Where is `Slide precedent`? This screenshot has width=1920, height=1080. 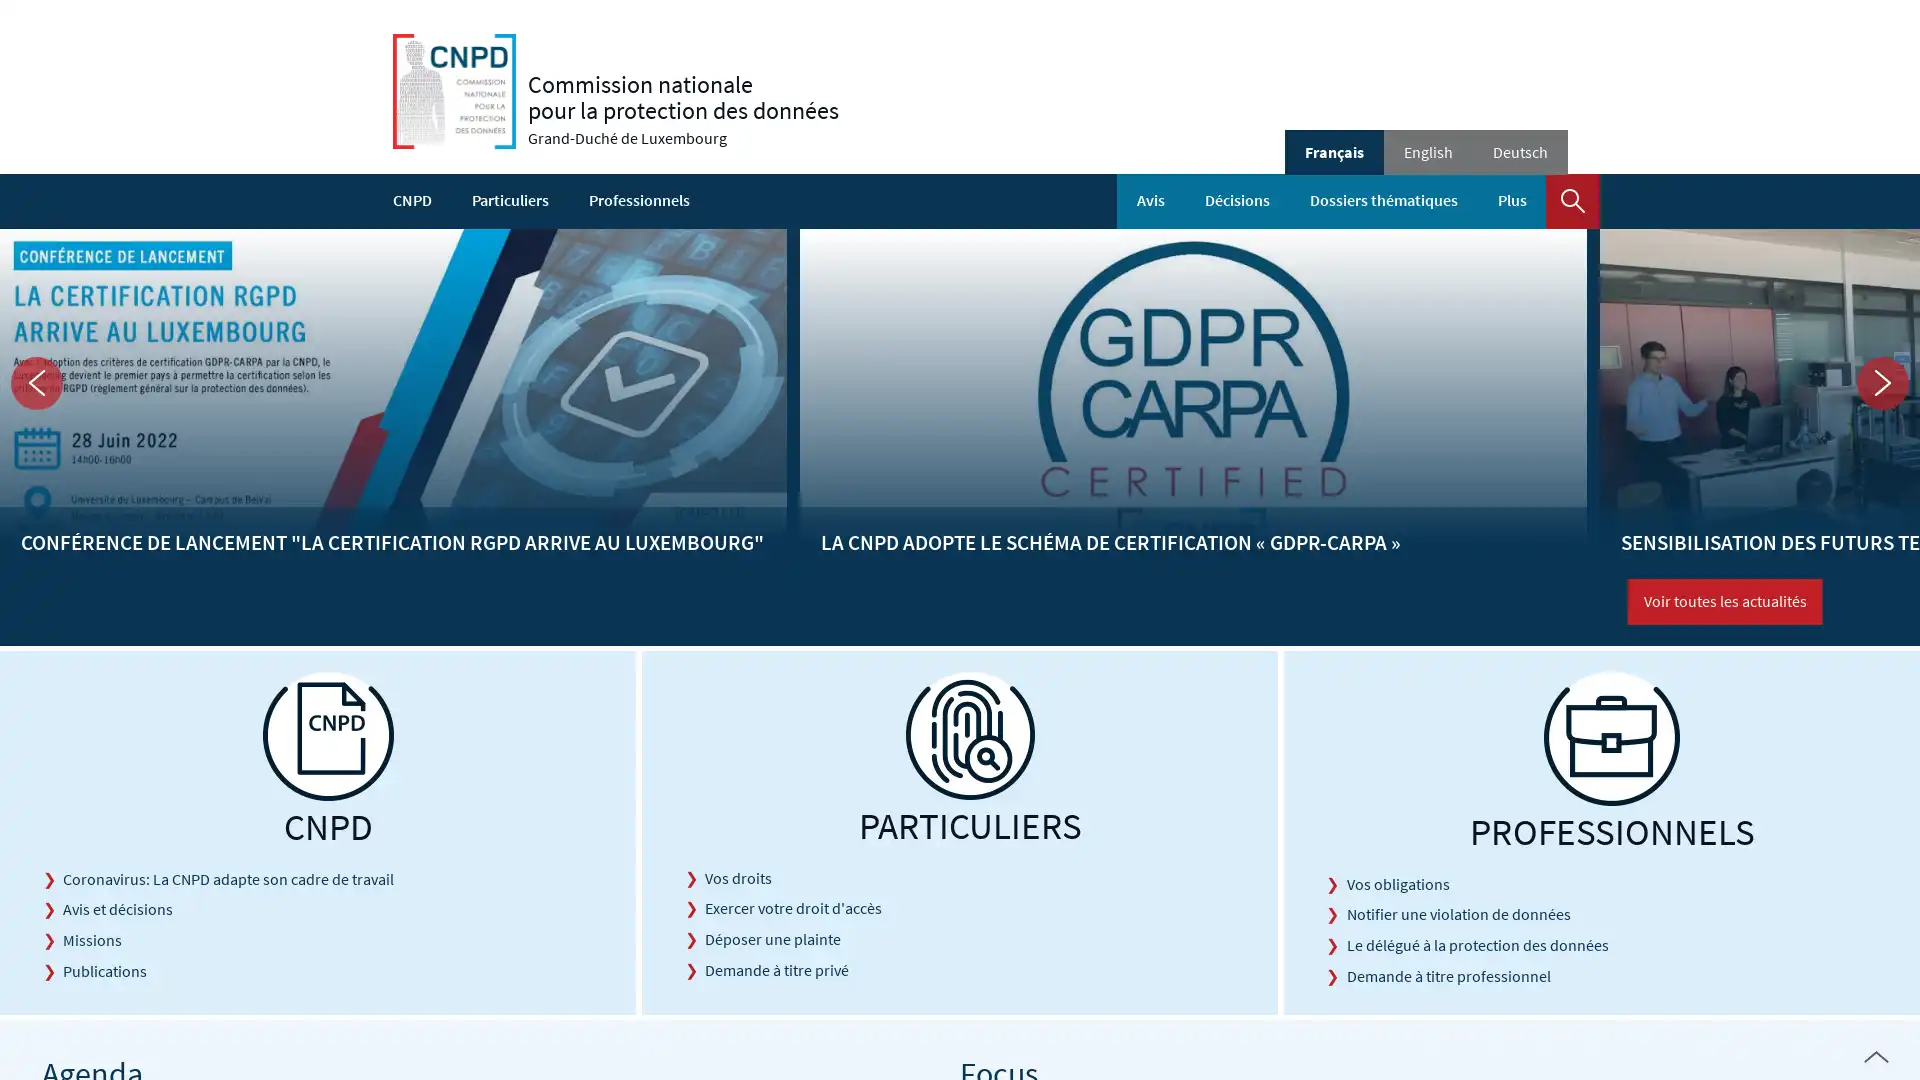 Slide precedent is located at coordinates (36, 382).